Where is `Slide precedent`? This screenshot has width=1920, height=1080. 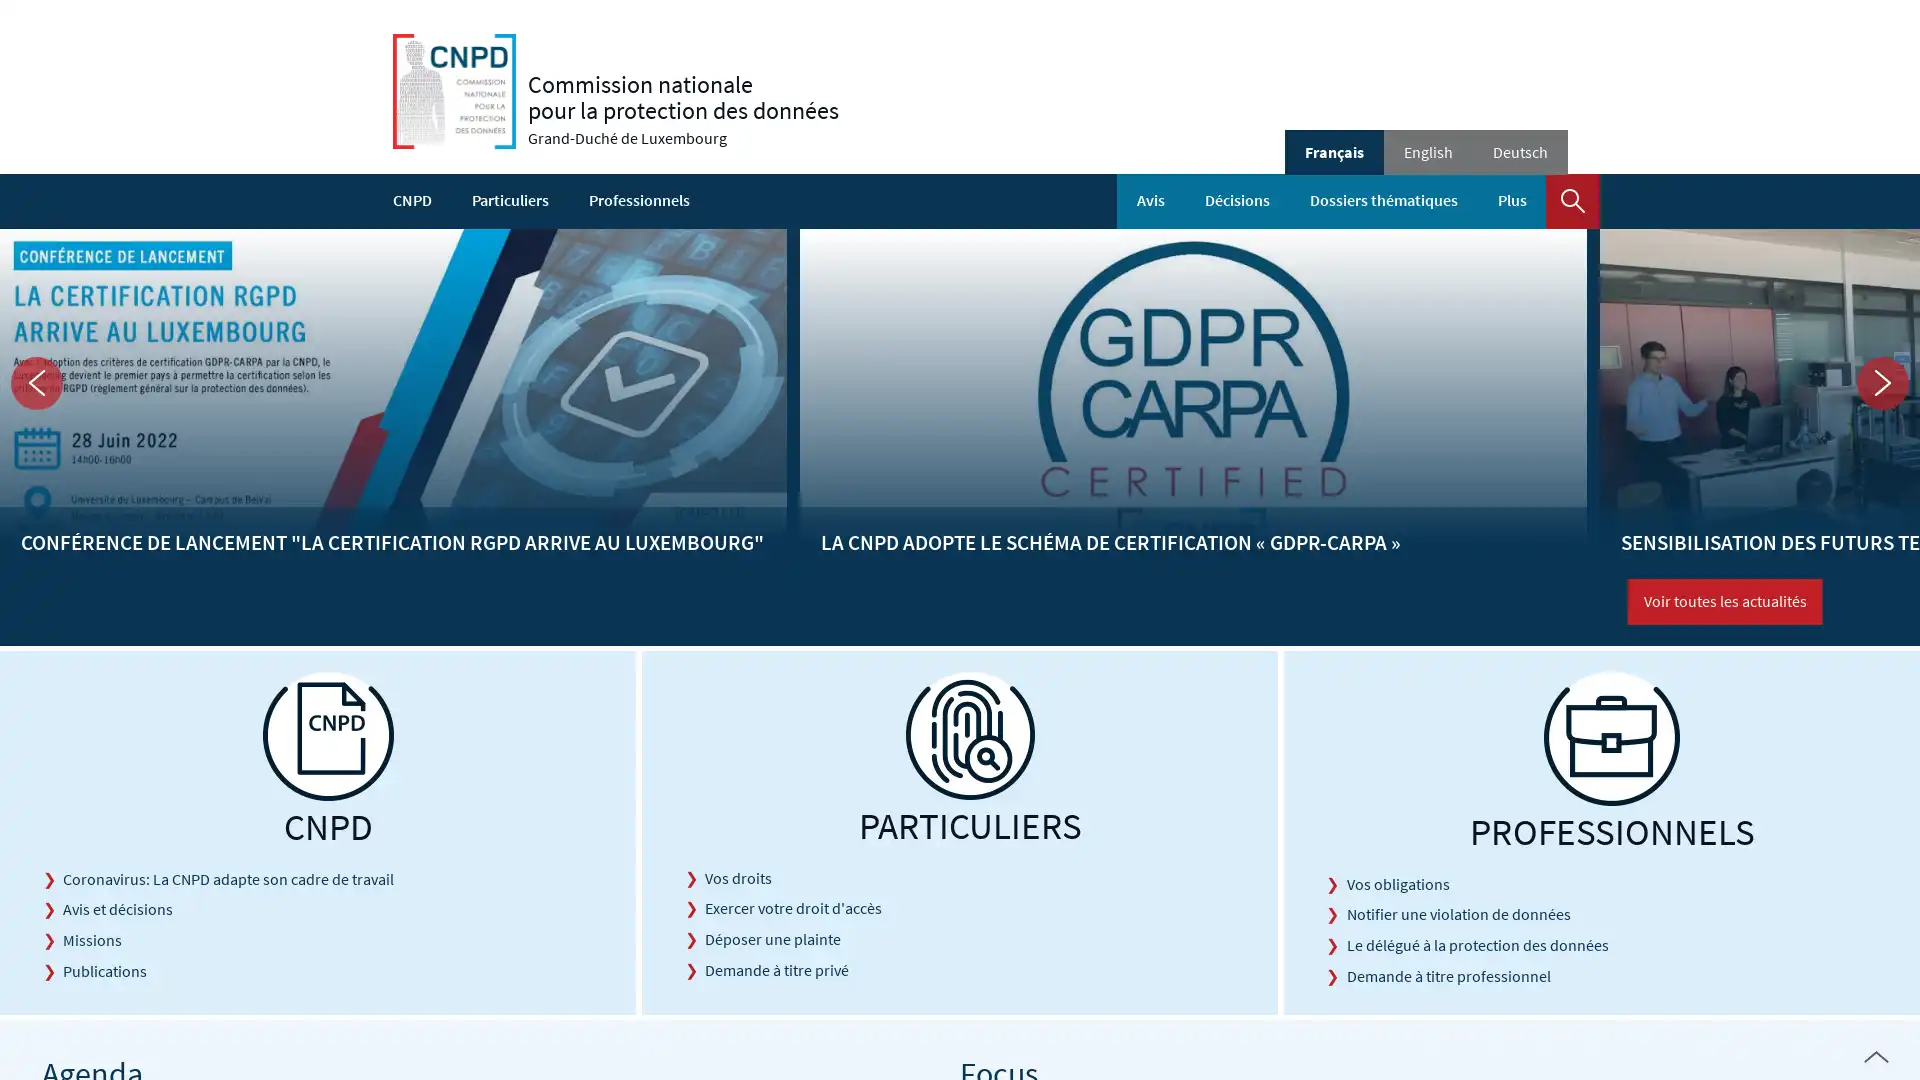 Slide precedent is located at coordinates (36, 382).